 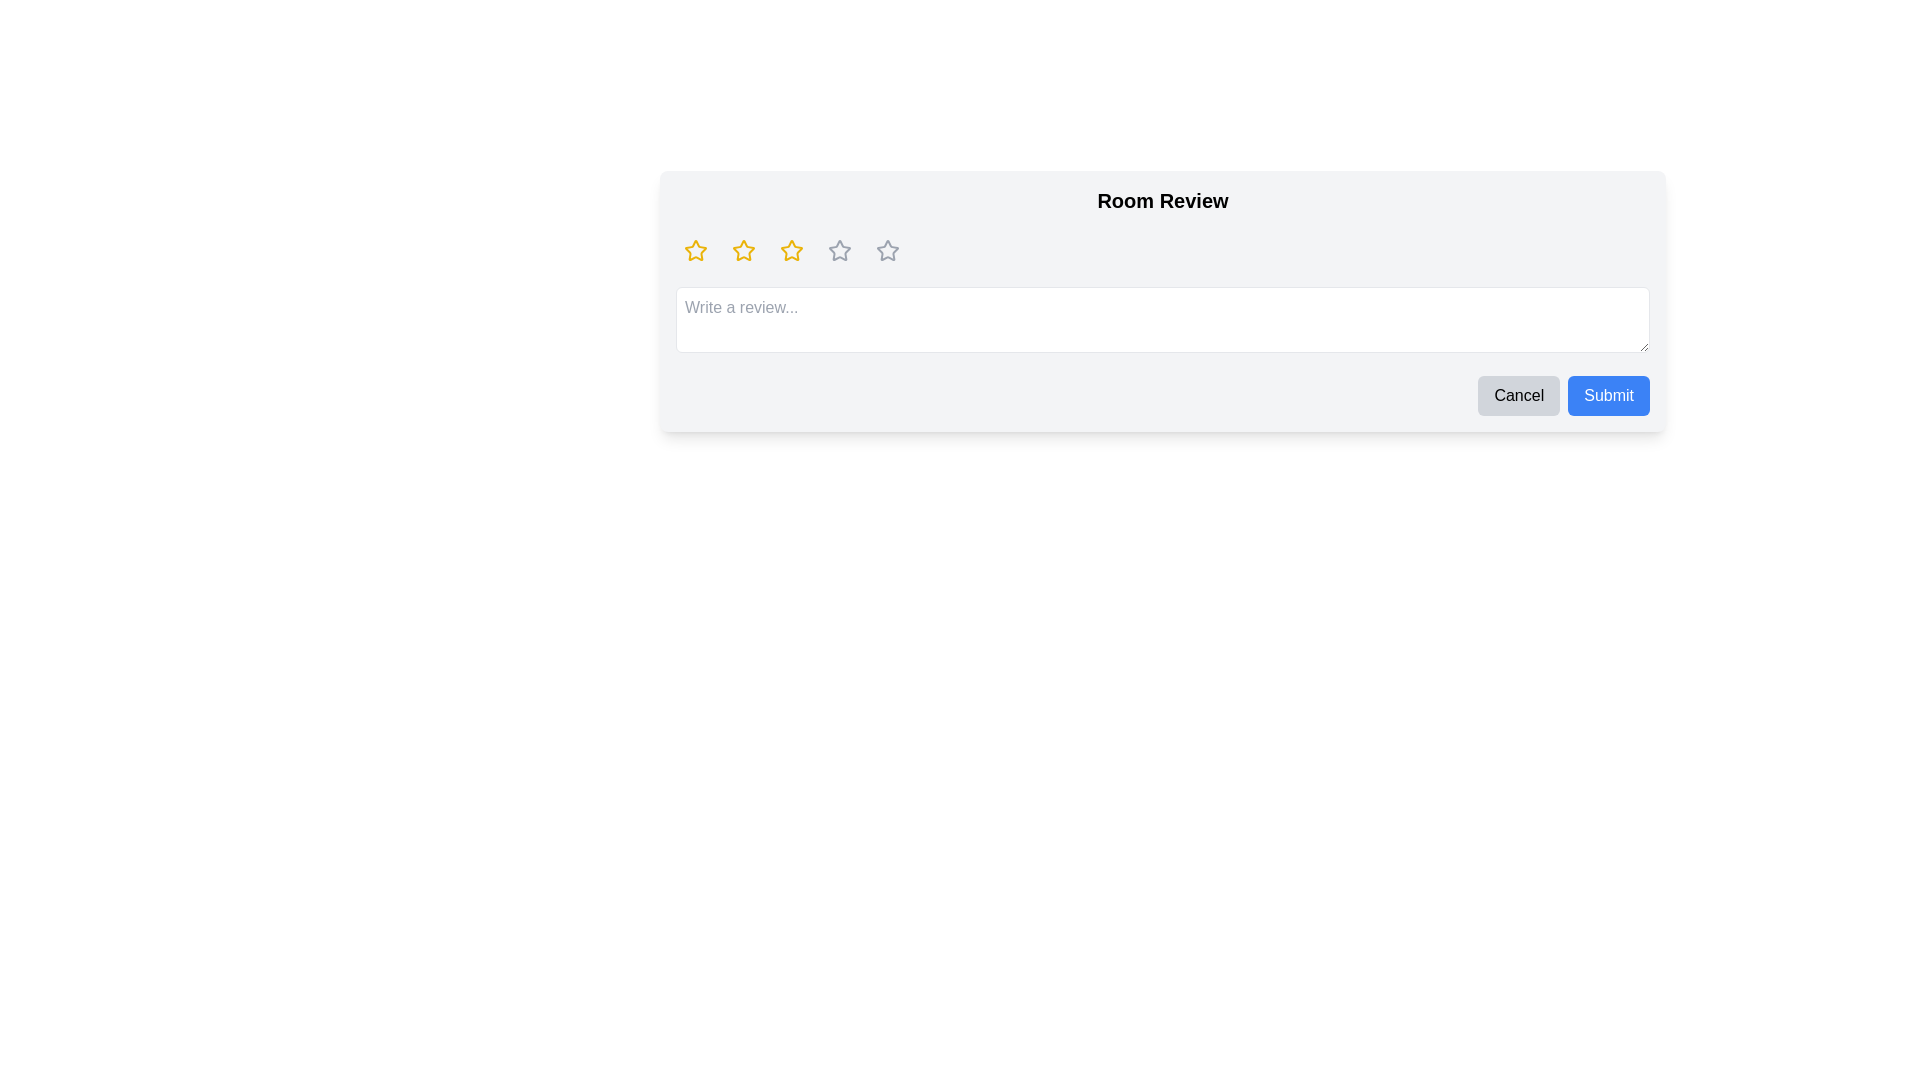 What do you see at coordinates (791, 249) in the screenshot?
I see `the third star in the rating system` at bounding box center [791, 249].